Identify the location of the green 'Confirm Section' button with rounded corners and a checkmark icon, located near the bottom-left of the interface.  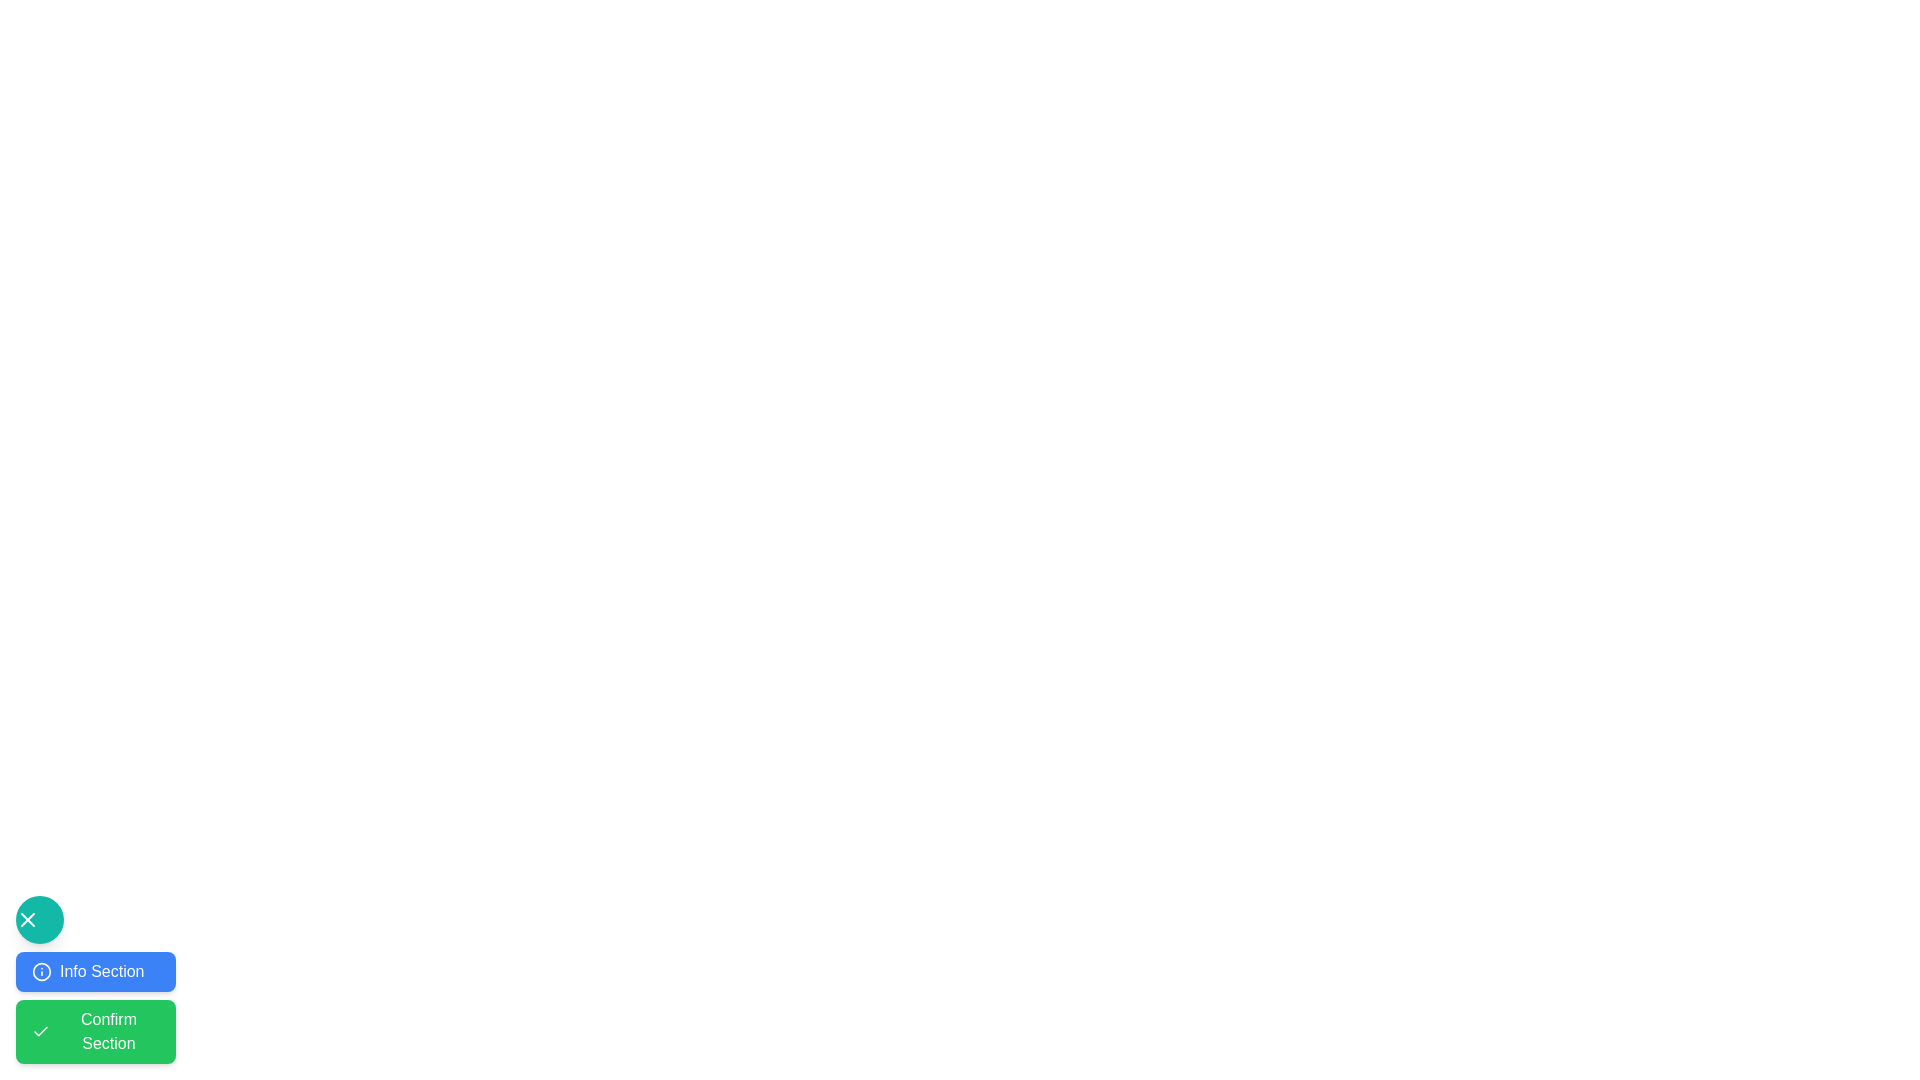
(95, 1032).